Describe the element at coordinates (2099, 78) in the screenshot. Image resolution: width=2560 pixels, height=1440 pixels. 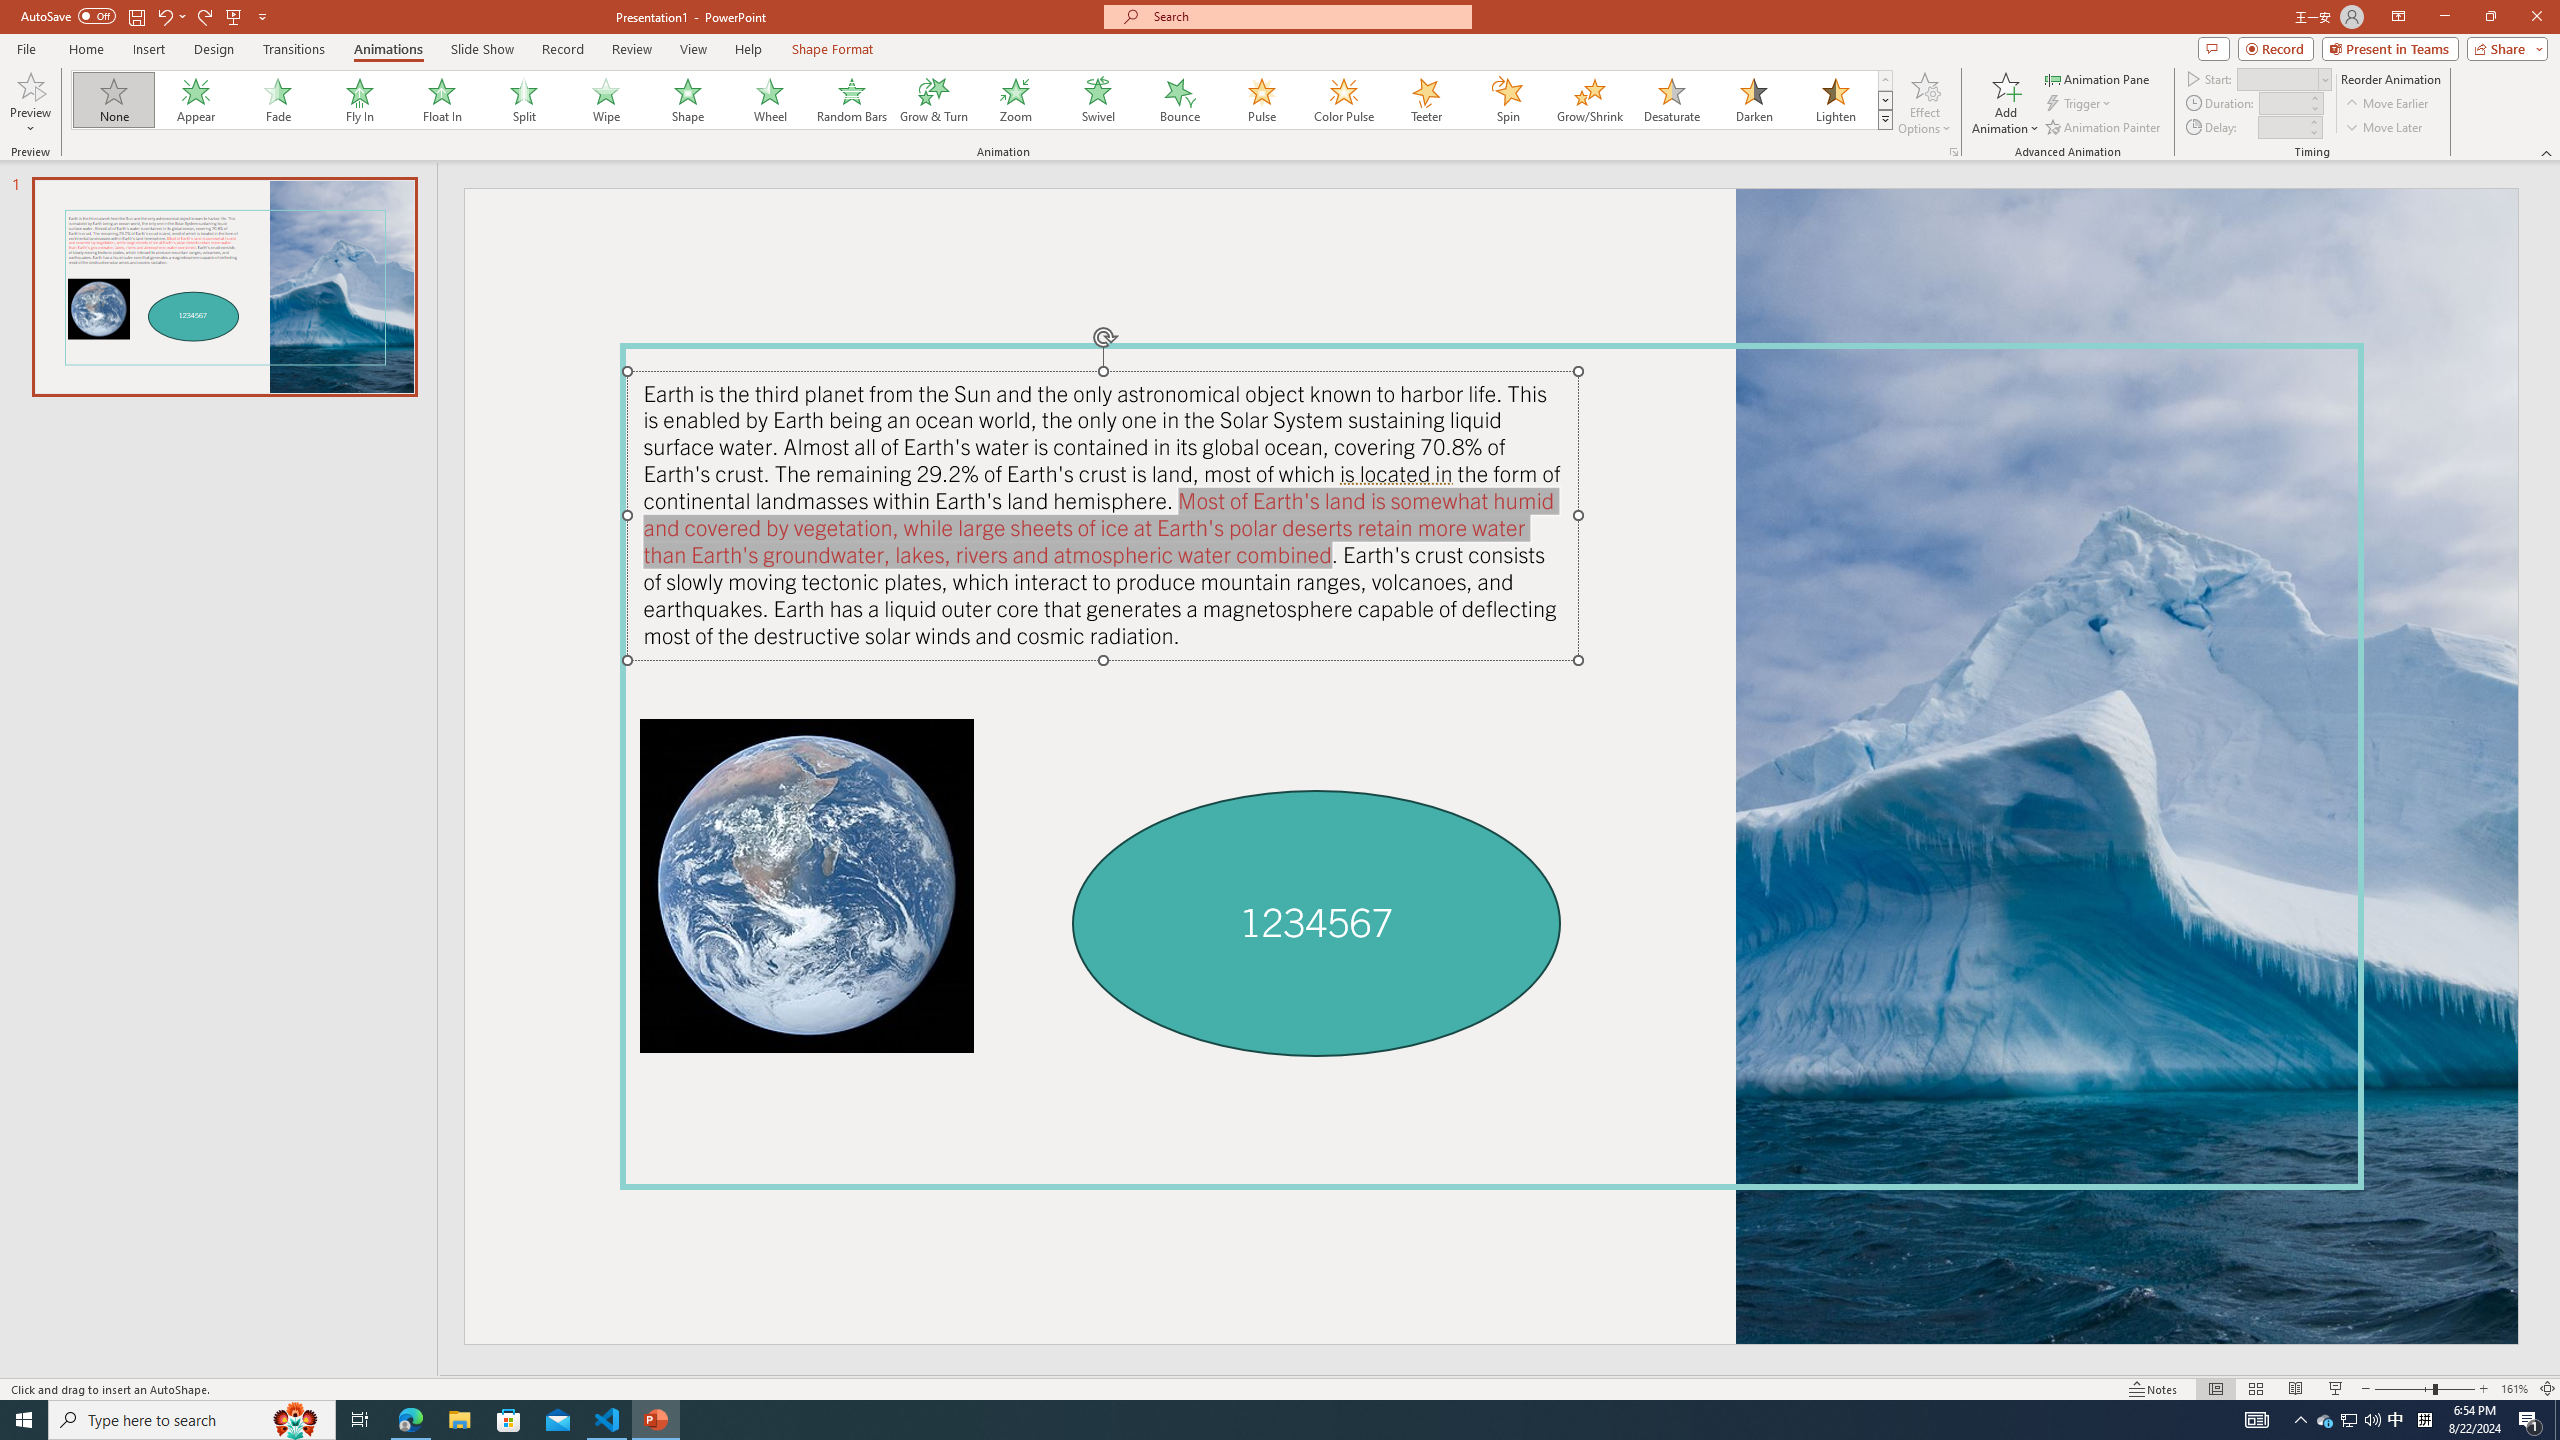
I see `'Animation Pane'` at that location.